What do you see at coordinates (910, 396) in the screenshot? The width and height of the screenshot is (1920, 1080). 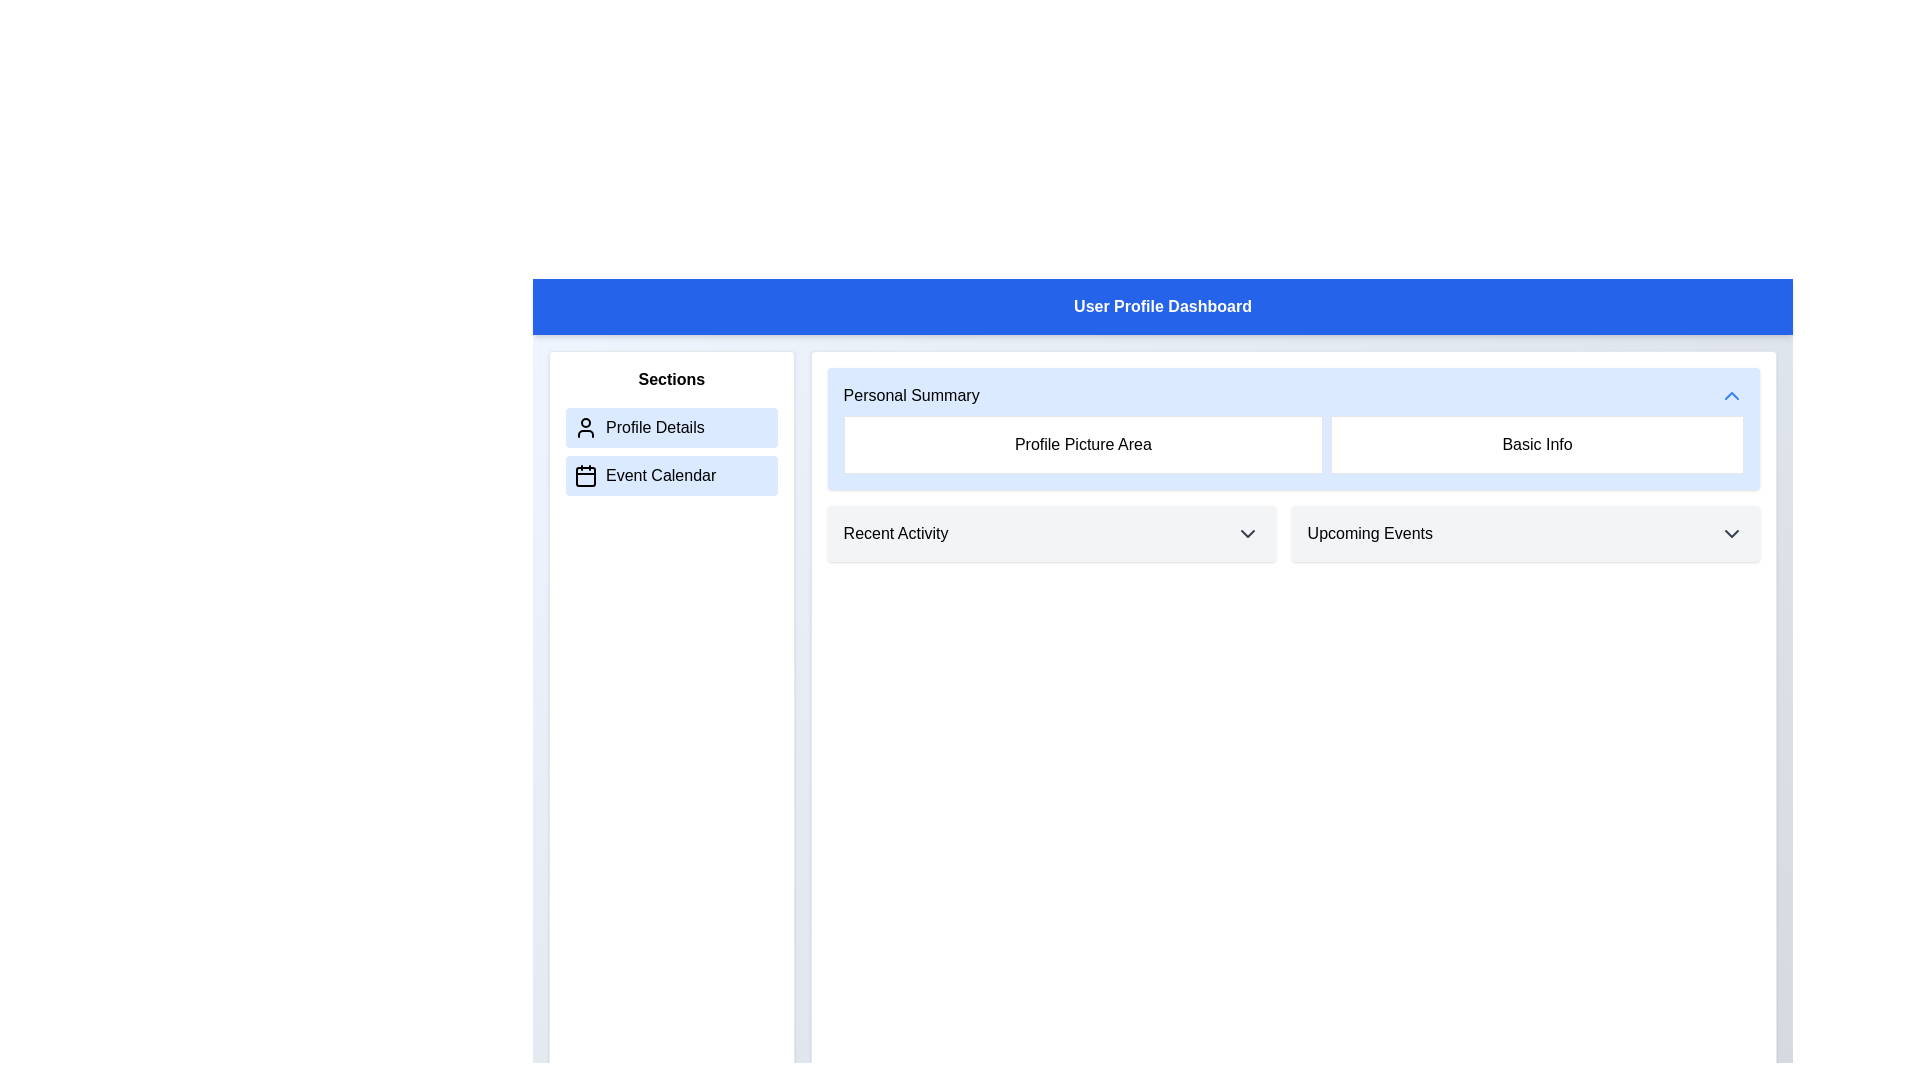 I see `the leftmost text element that serves as a section title for the 'Personal Summary' block` at bounding box center [910, 396].